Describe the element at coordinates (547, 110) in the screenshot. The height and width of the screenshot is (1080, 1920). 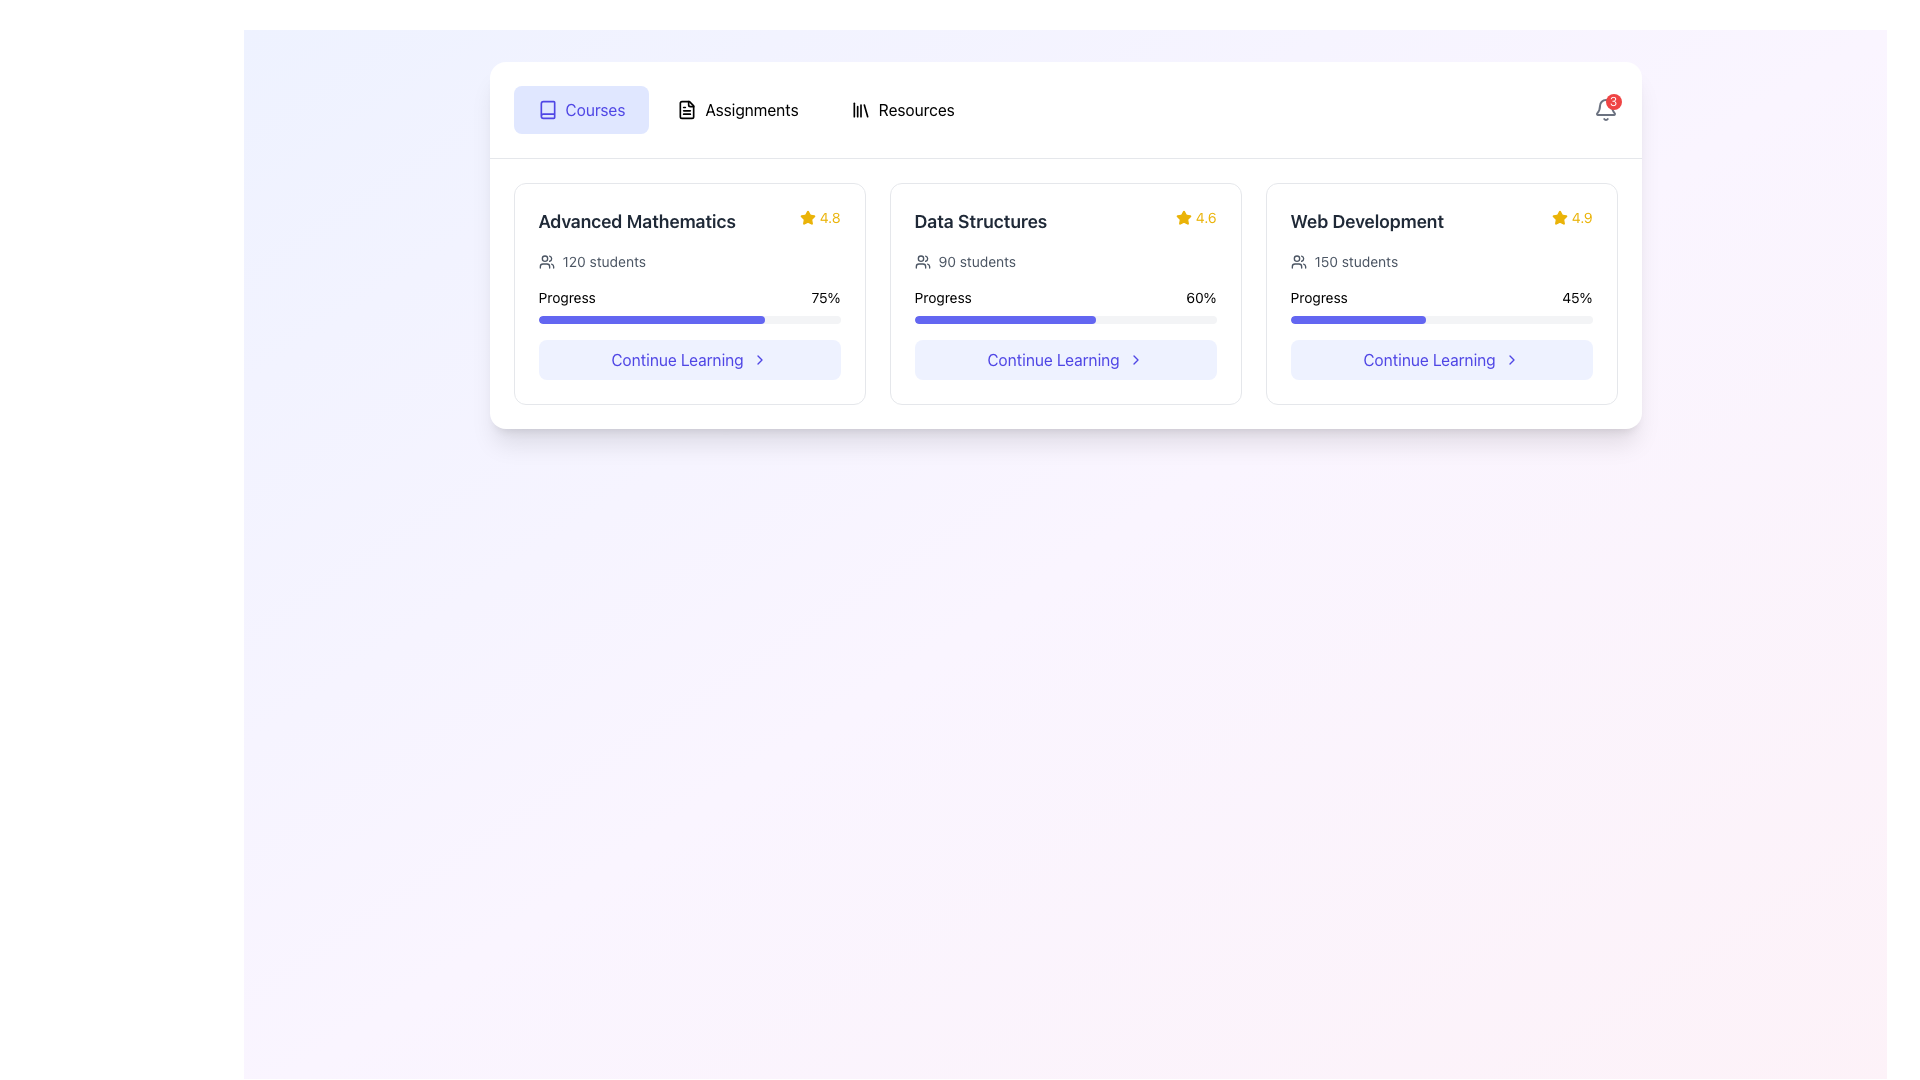
I see `the decorative SVG icon representing 'Courses' located inside the button labeled 'Courses', positioned to the left of the text label` at that location.